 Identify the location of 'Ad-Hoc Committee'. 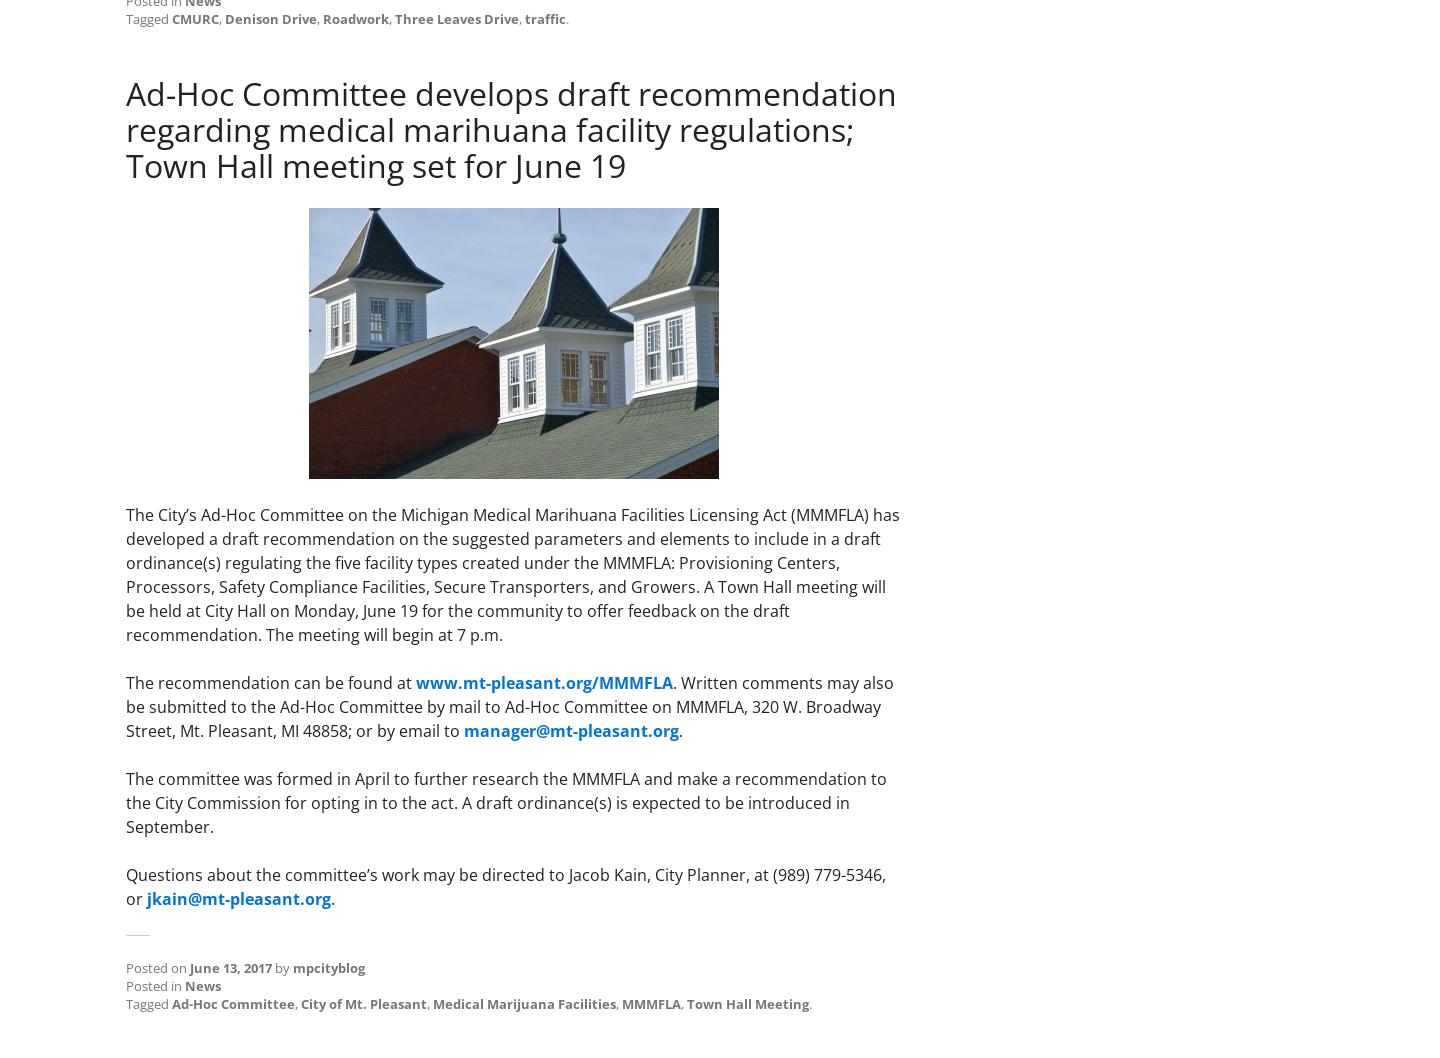
(233, 1001).